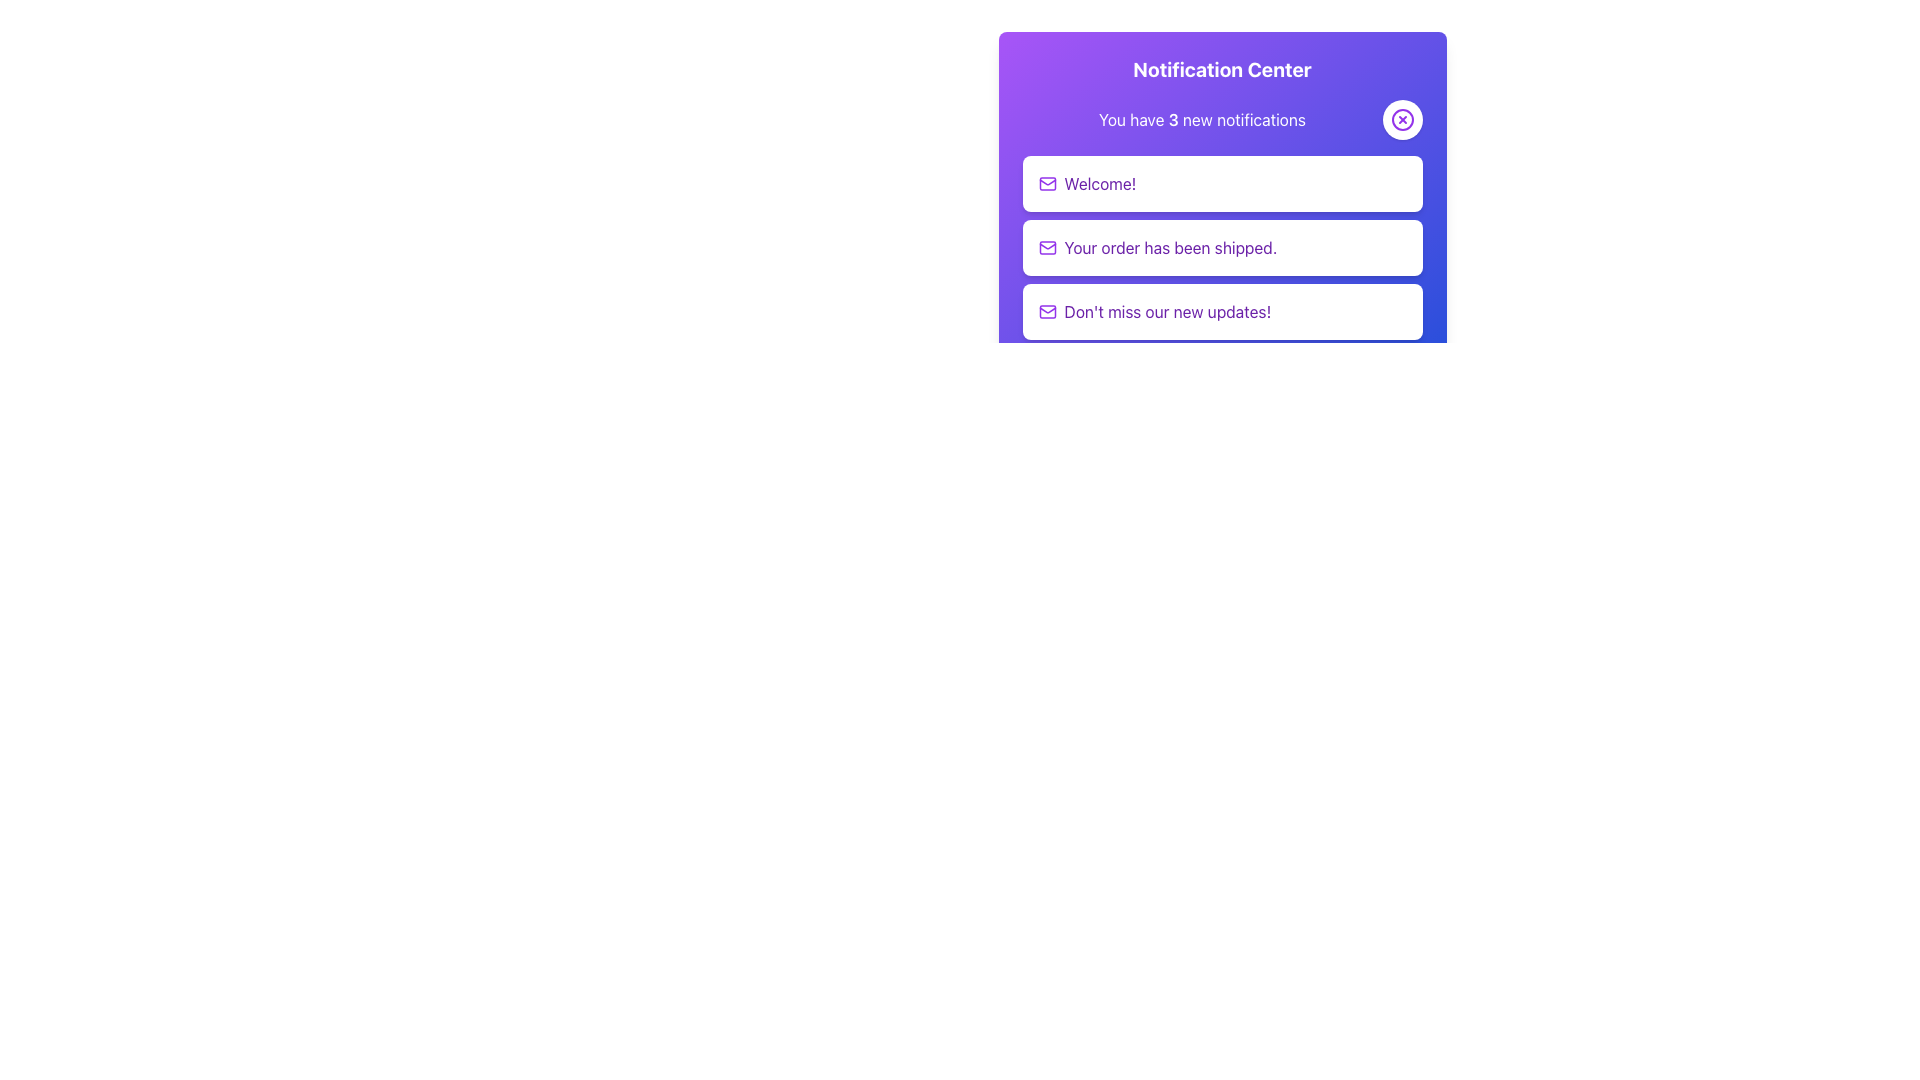  I want to click on the close button located at the top-right corner of the notification panel, so click(1401, 119).